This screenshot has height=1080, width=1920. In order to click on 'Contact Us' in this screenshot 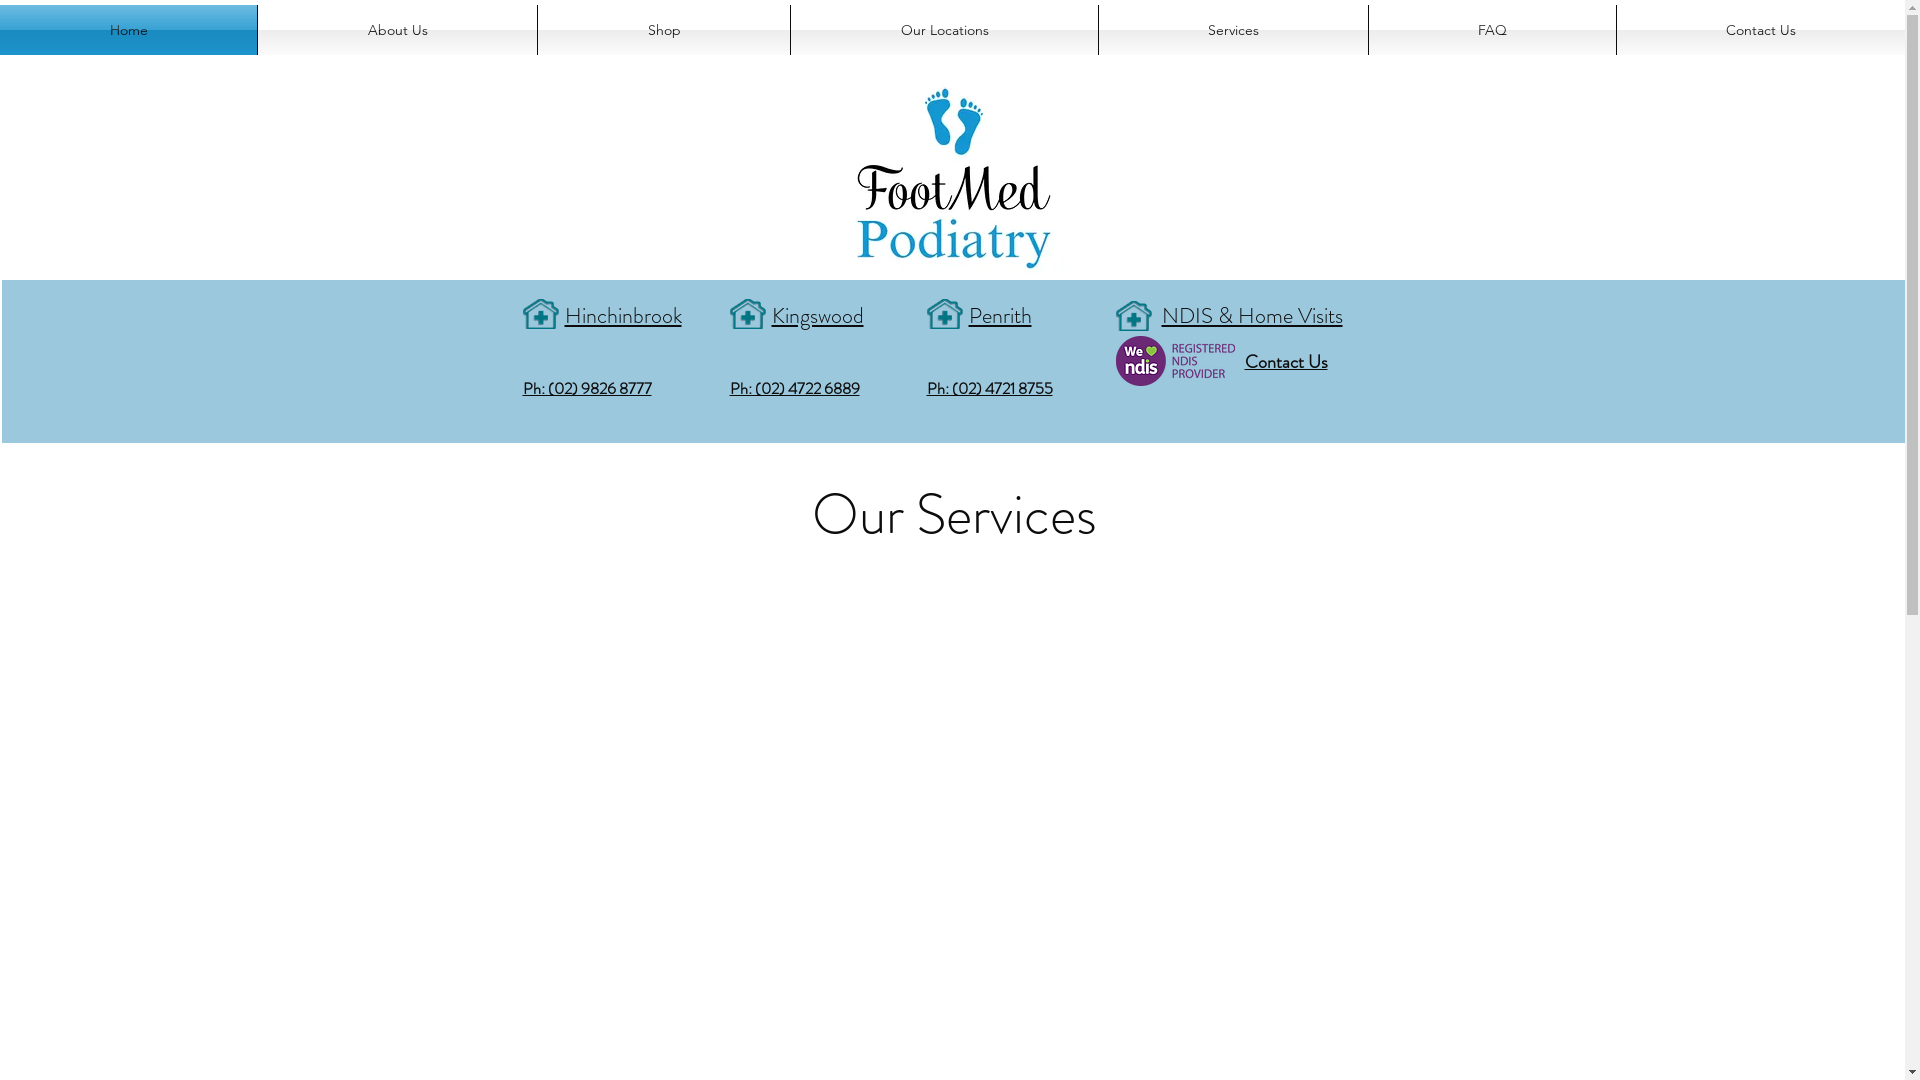, I will do `click(1285, 358)`.